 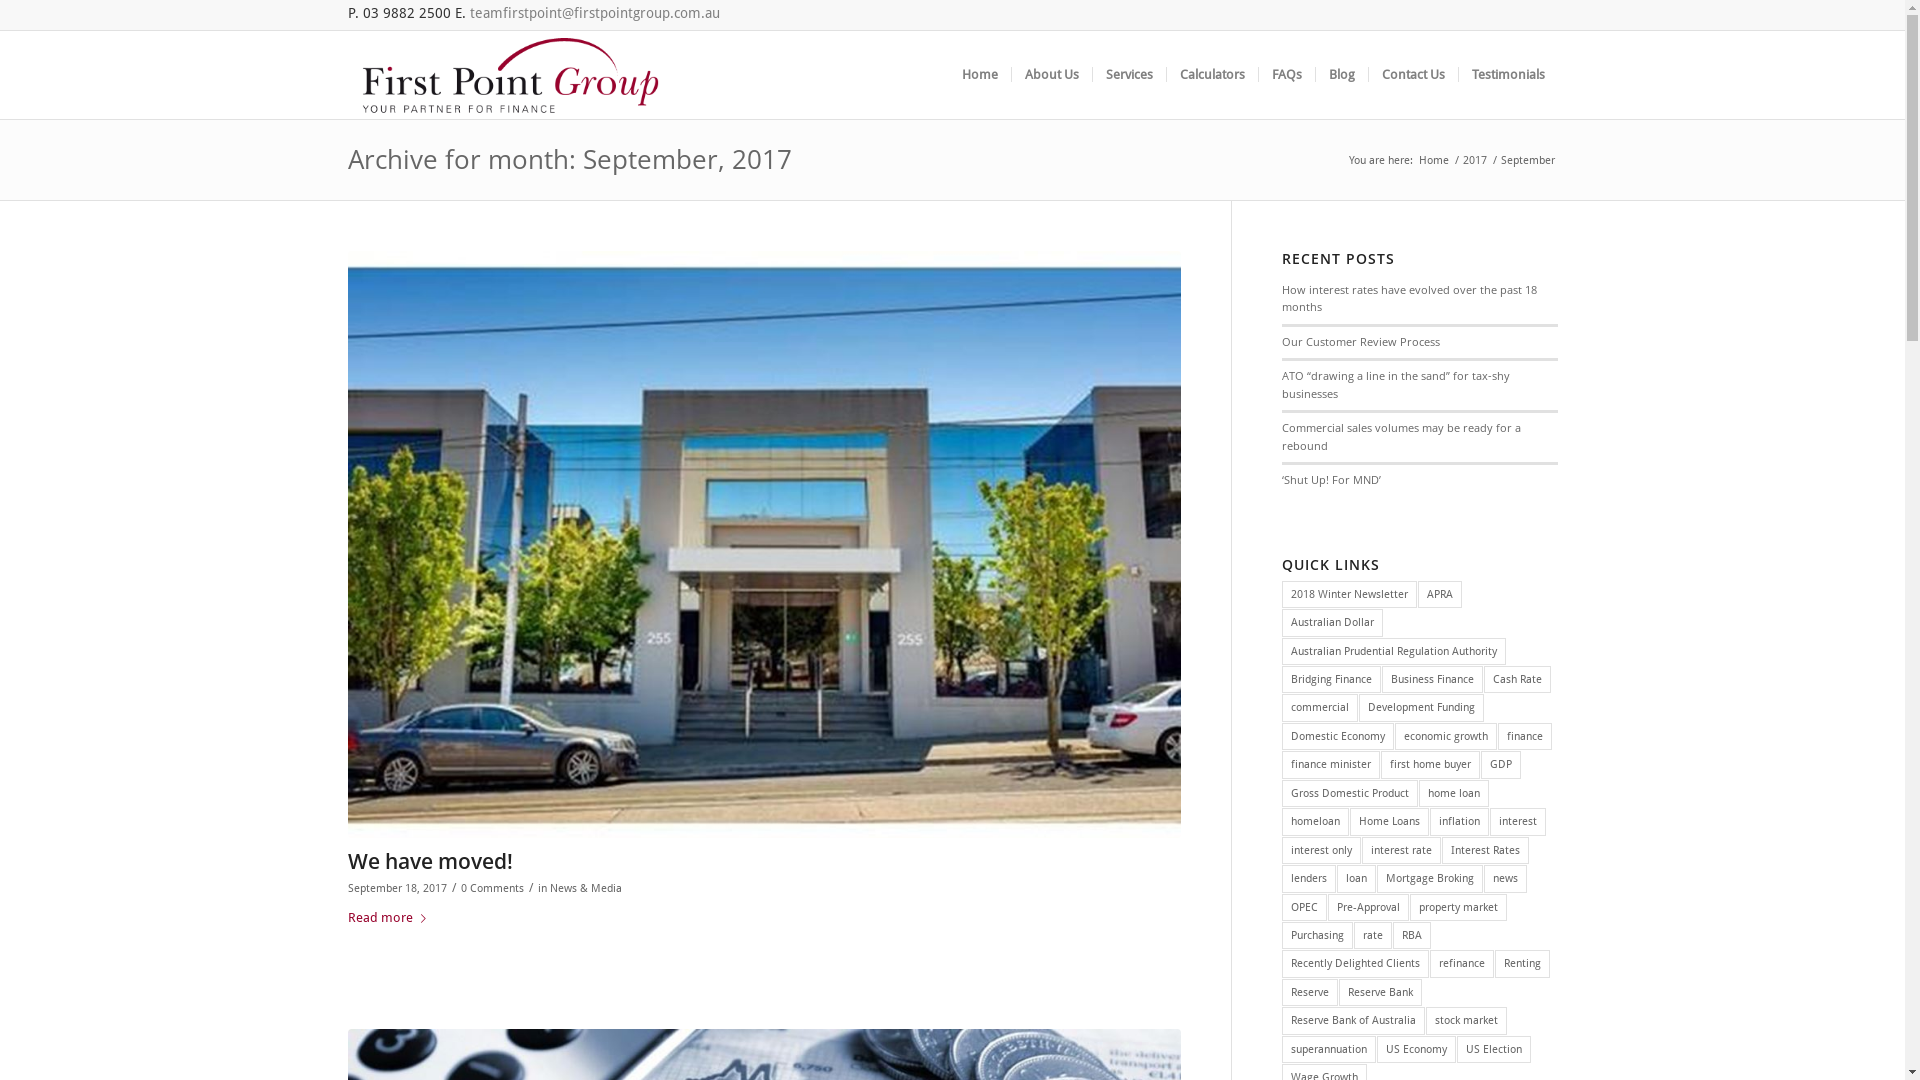 What do you see at coordinates (1379, 992) in the screenshot?
I see `'Reserve Bank'` at bounding box center [1379, 992].